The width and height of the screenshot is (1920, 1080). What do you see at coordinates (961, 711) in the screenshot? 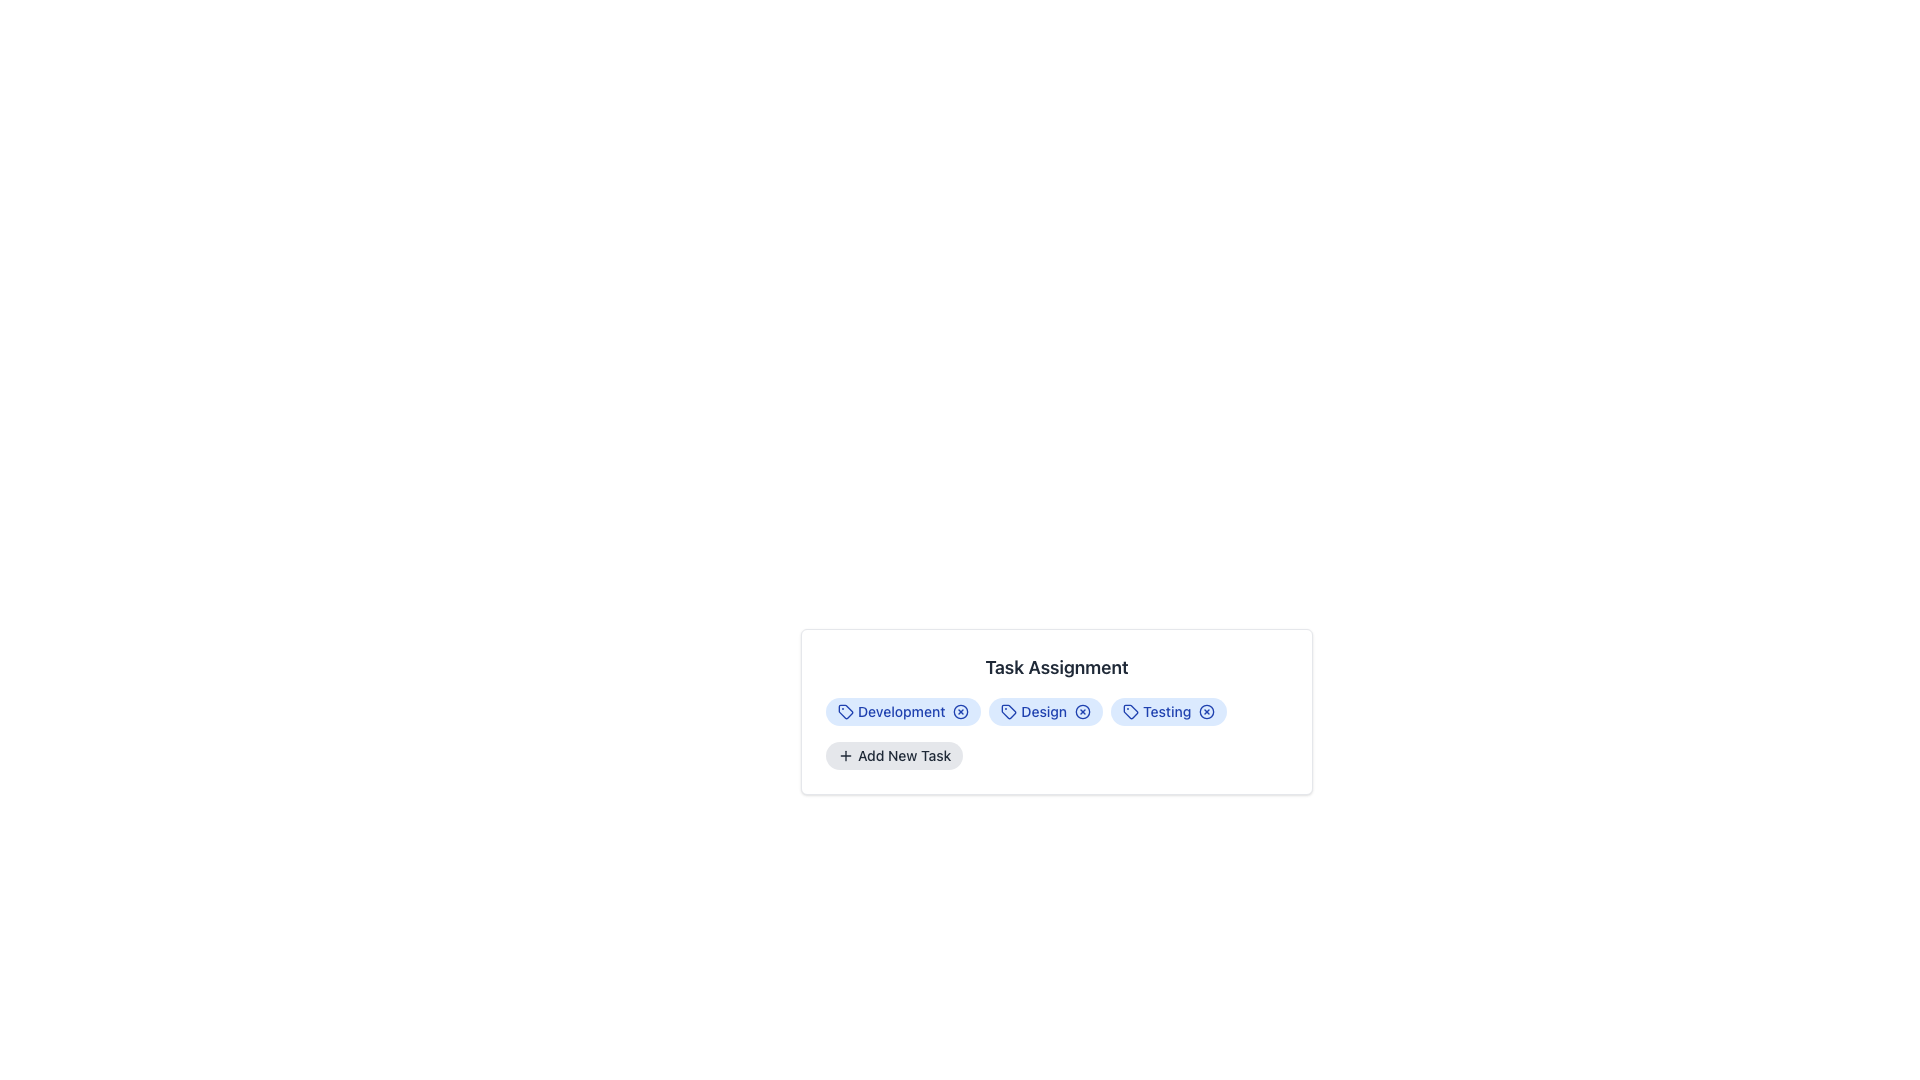
I see `the Icon button with a blue border and a cross (X) inside, located to the immediate right of the 'Development' label in the 'Task Assignment' section` at bounding box center [961, 711].